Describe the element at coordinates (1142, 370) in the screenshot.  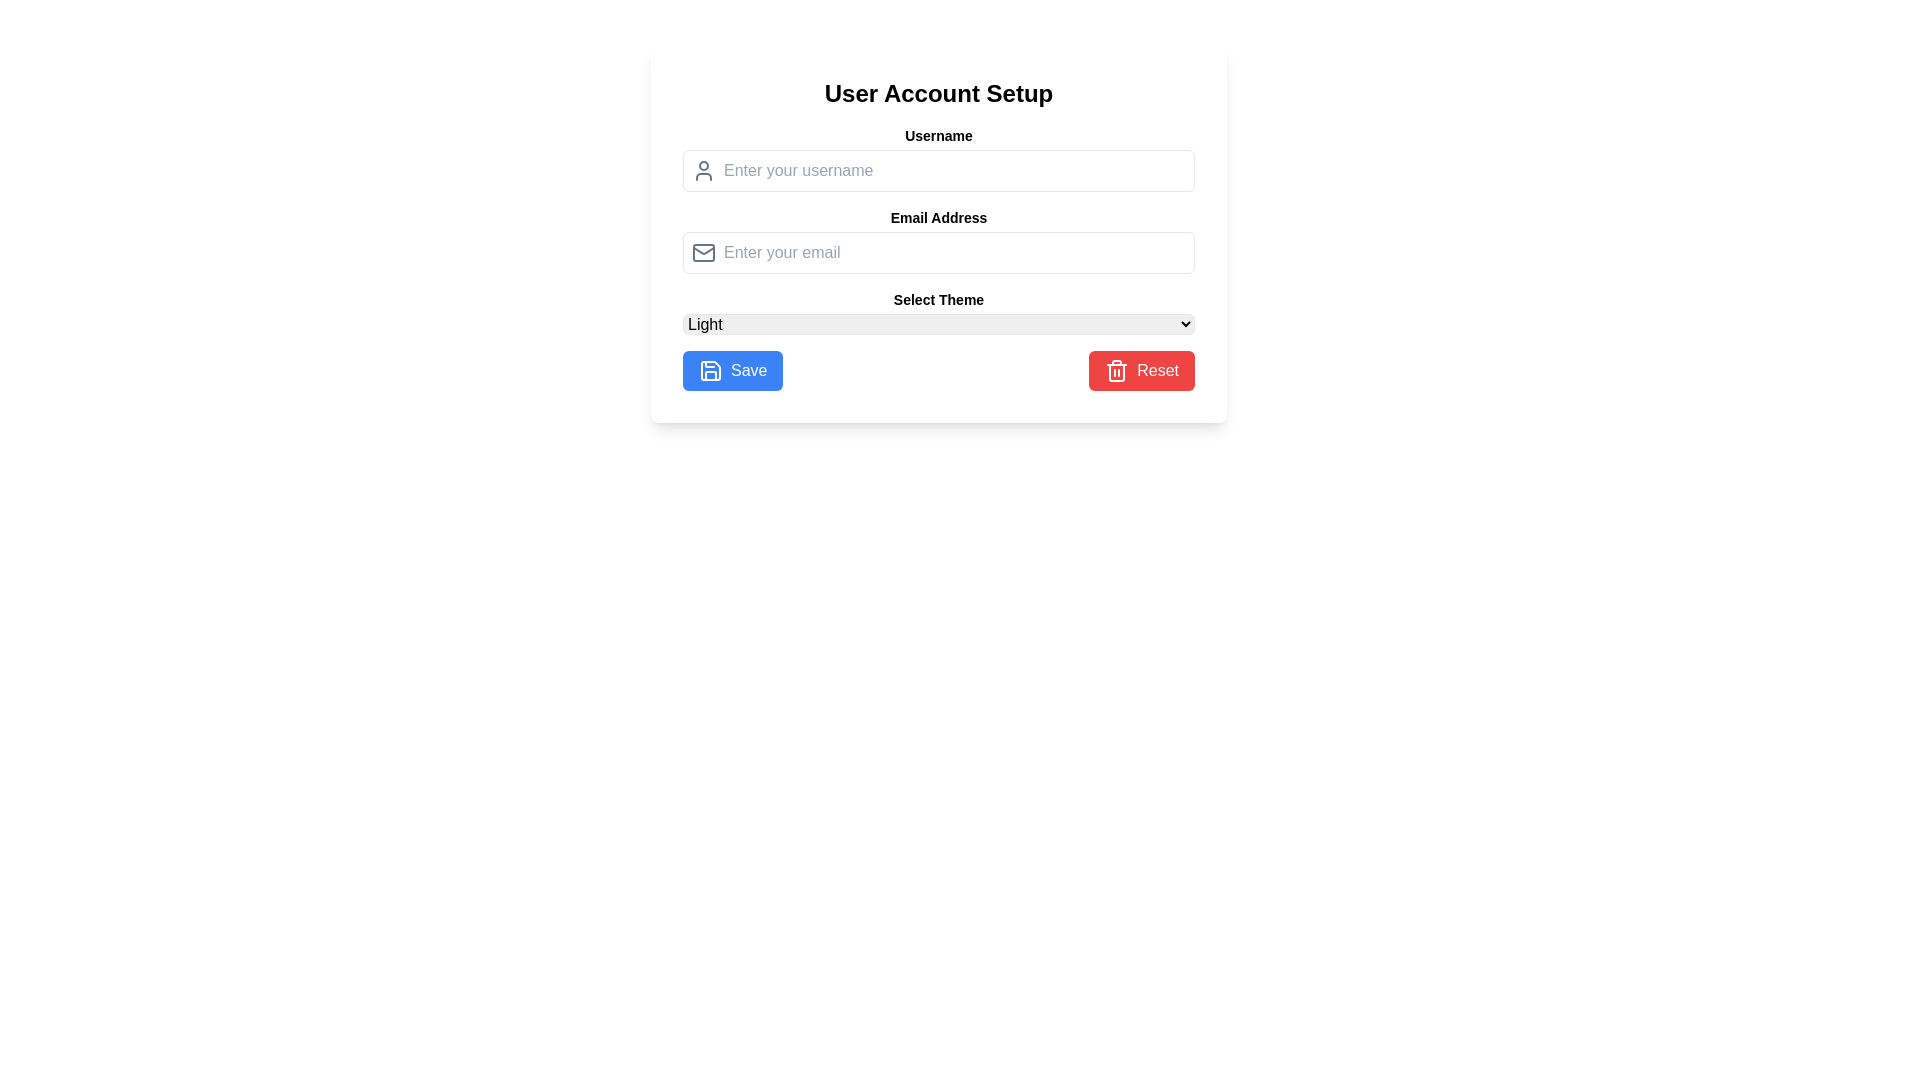
I see `the 'Reset' button located to the right of the 'Save' button in the user account setup form to observe its hover effect` at that location.